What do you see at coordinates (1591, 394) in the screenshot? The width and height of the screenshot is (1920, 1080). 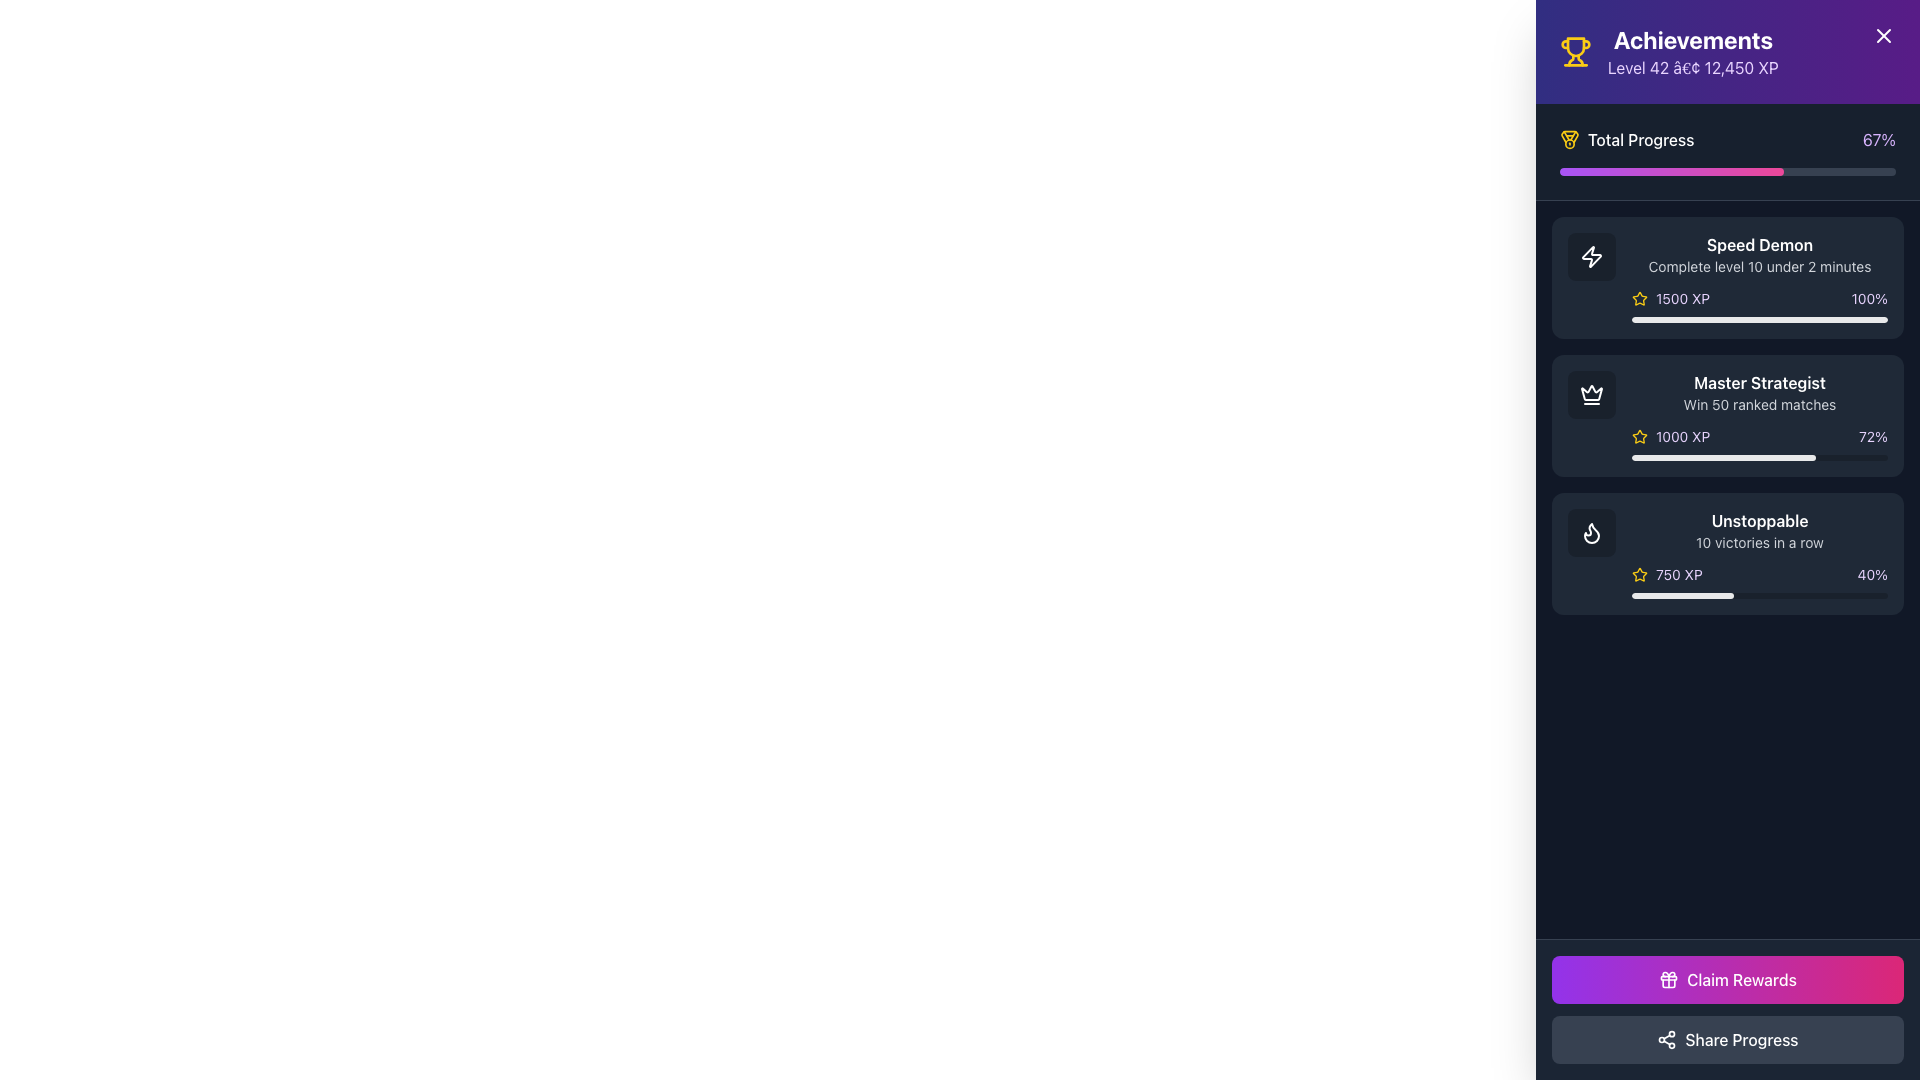 I see `the crown-shaped icon with a white stroke on a dark background in the upper-left corner of the Master Strategist achievement block` at bounding box center [1591, 394].